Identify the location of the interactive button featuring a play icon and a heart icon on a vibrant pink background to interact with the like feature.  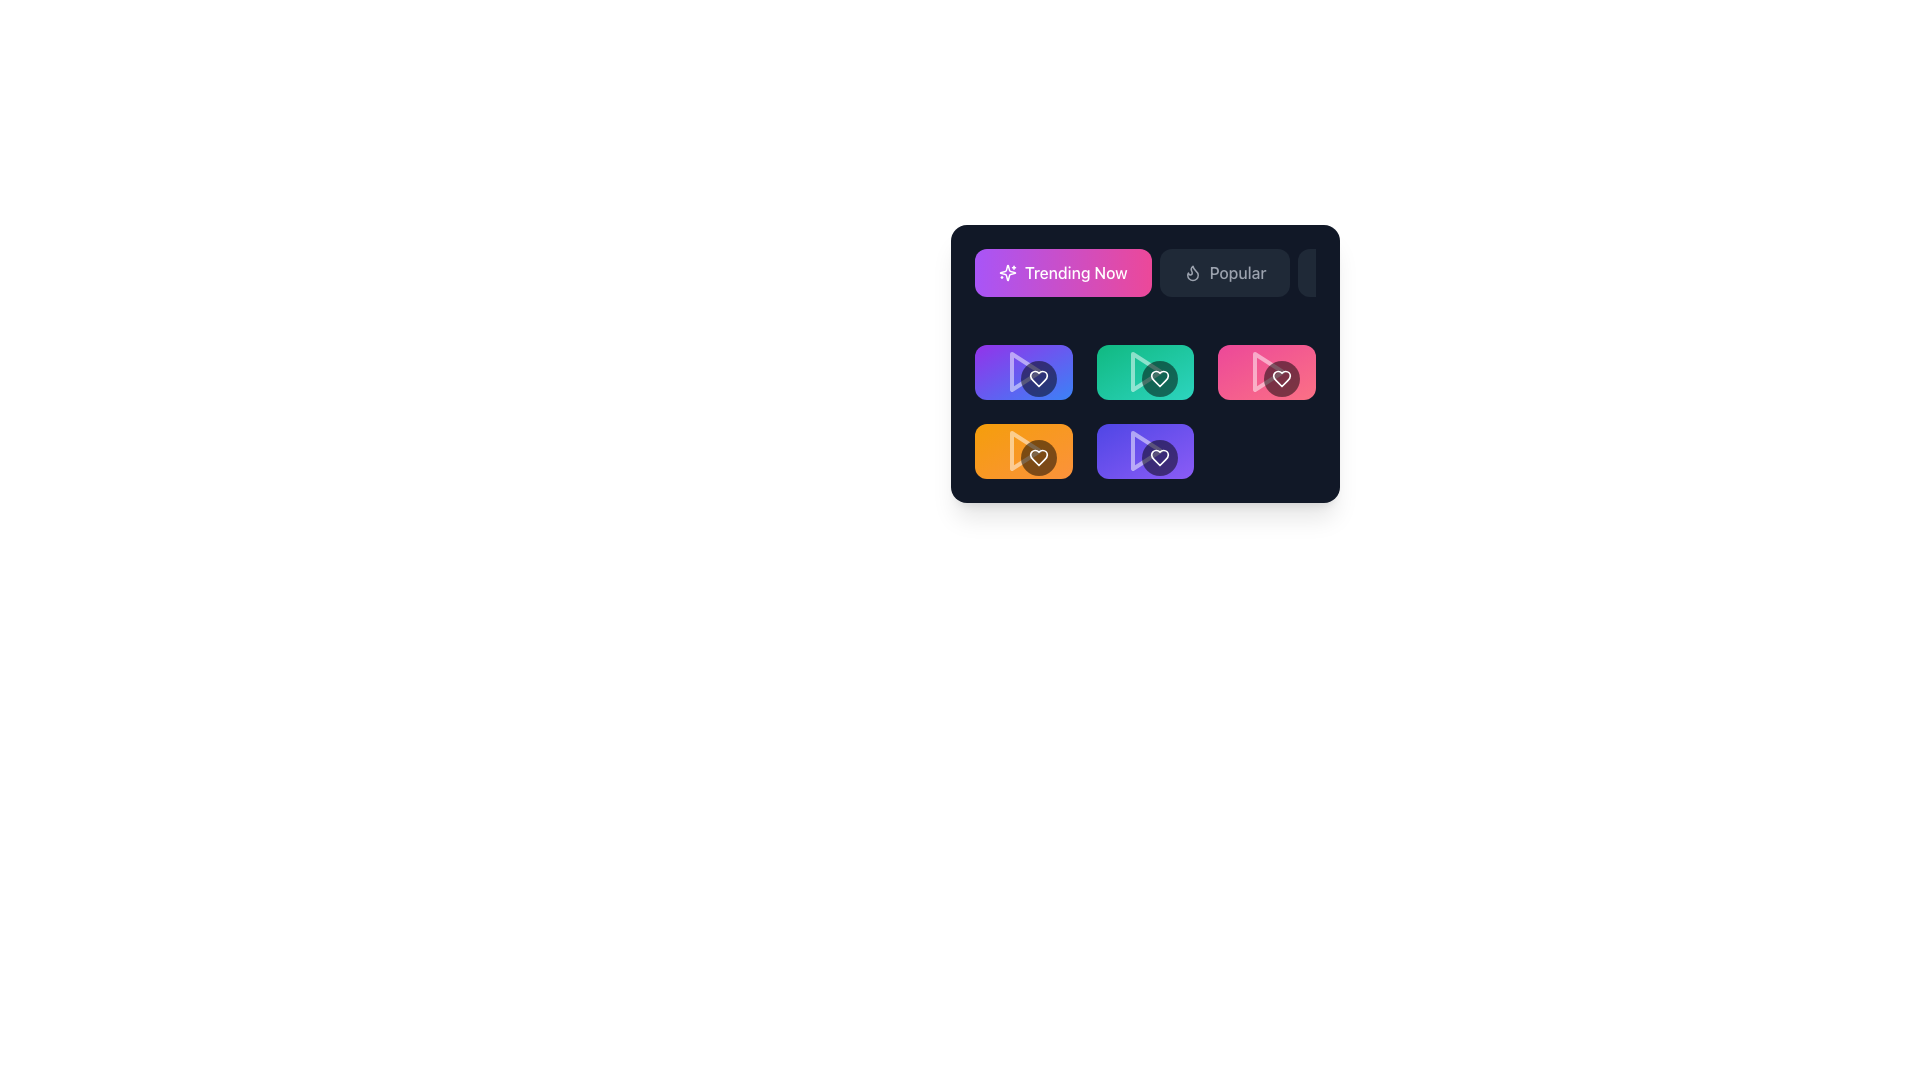
(1266, 363).